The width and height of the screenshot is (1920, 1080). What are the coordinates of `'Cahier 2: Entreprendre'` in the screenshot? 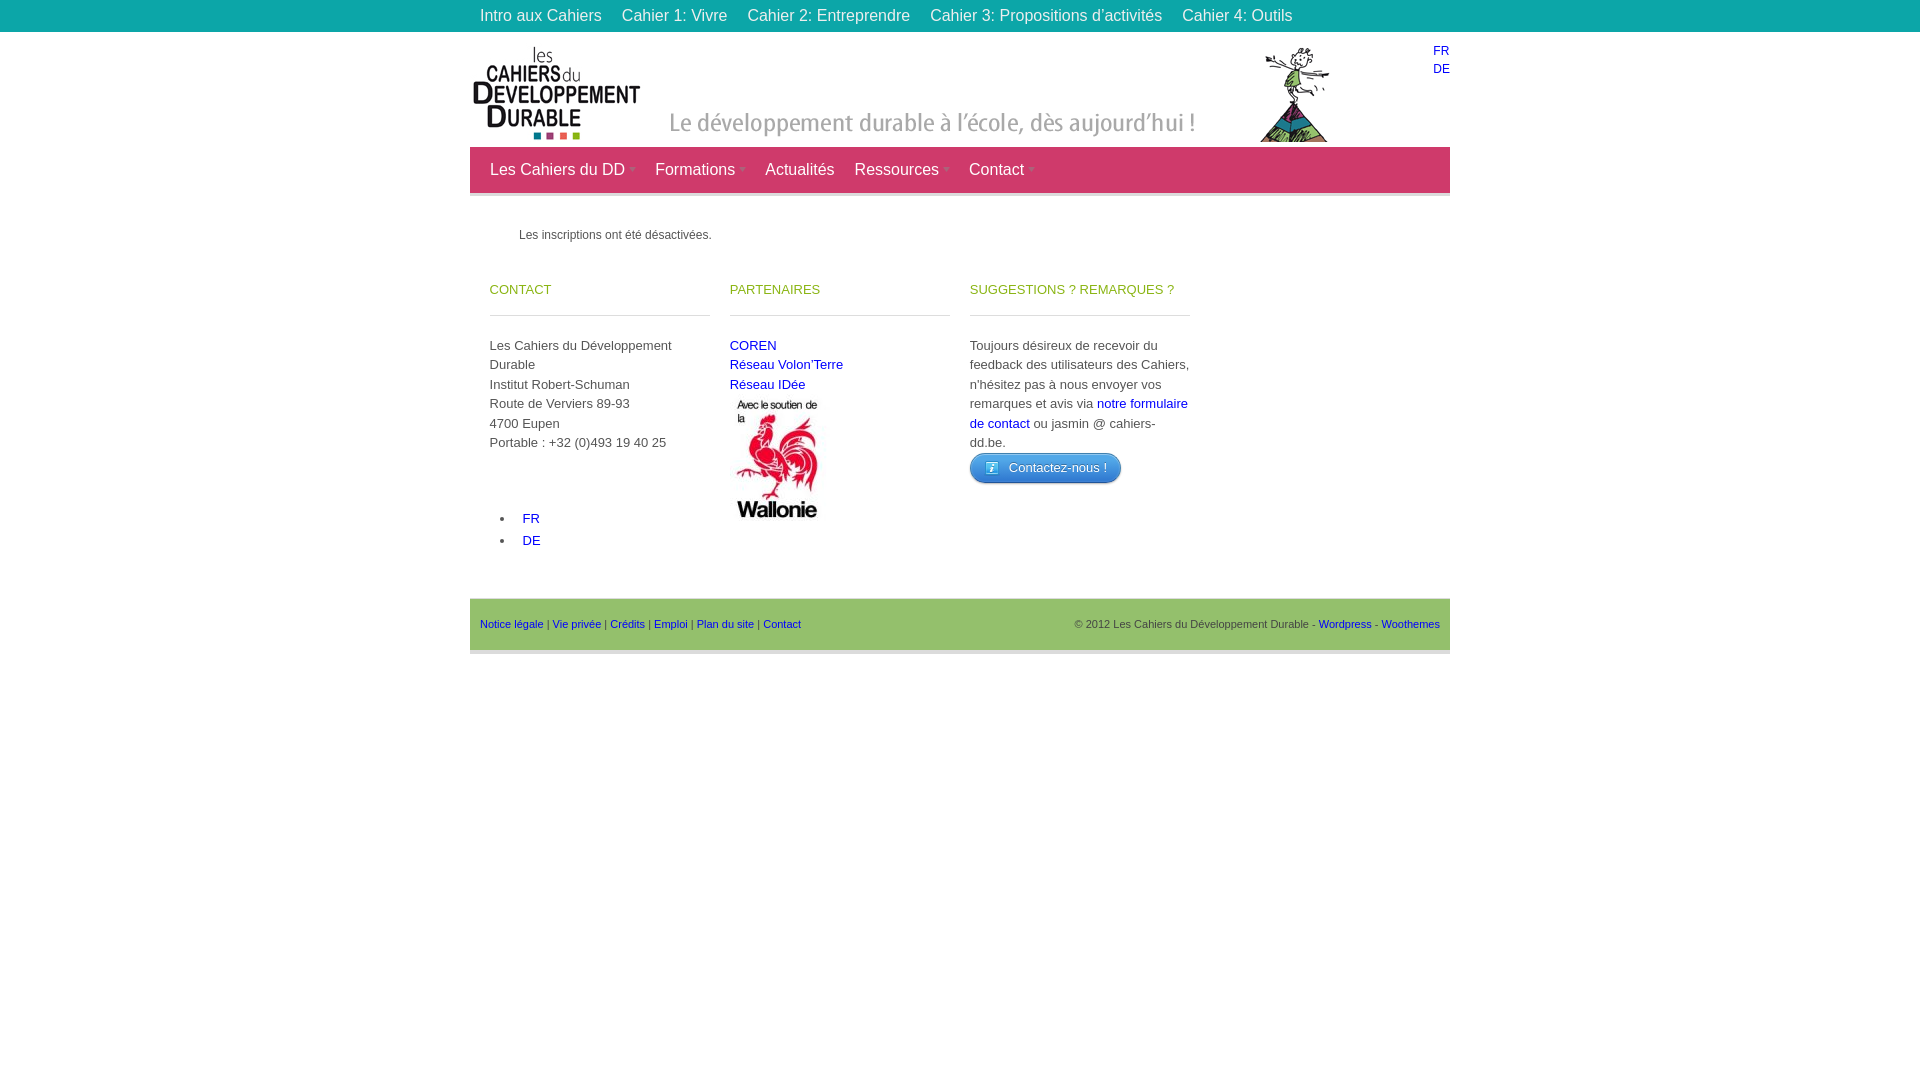 It's located at (828, 15).